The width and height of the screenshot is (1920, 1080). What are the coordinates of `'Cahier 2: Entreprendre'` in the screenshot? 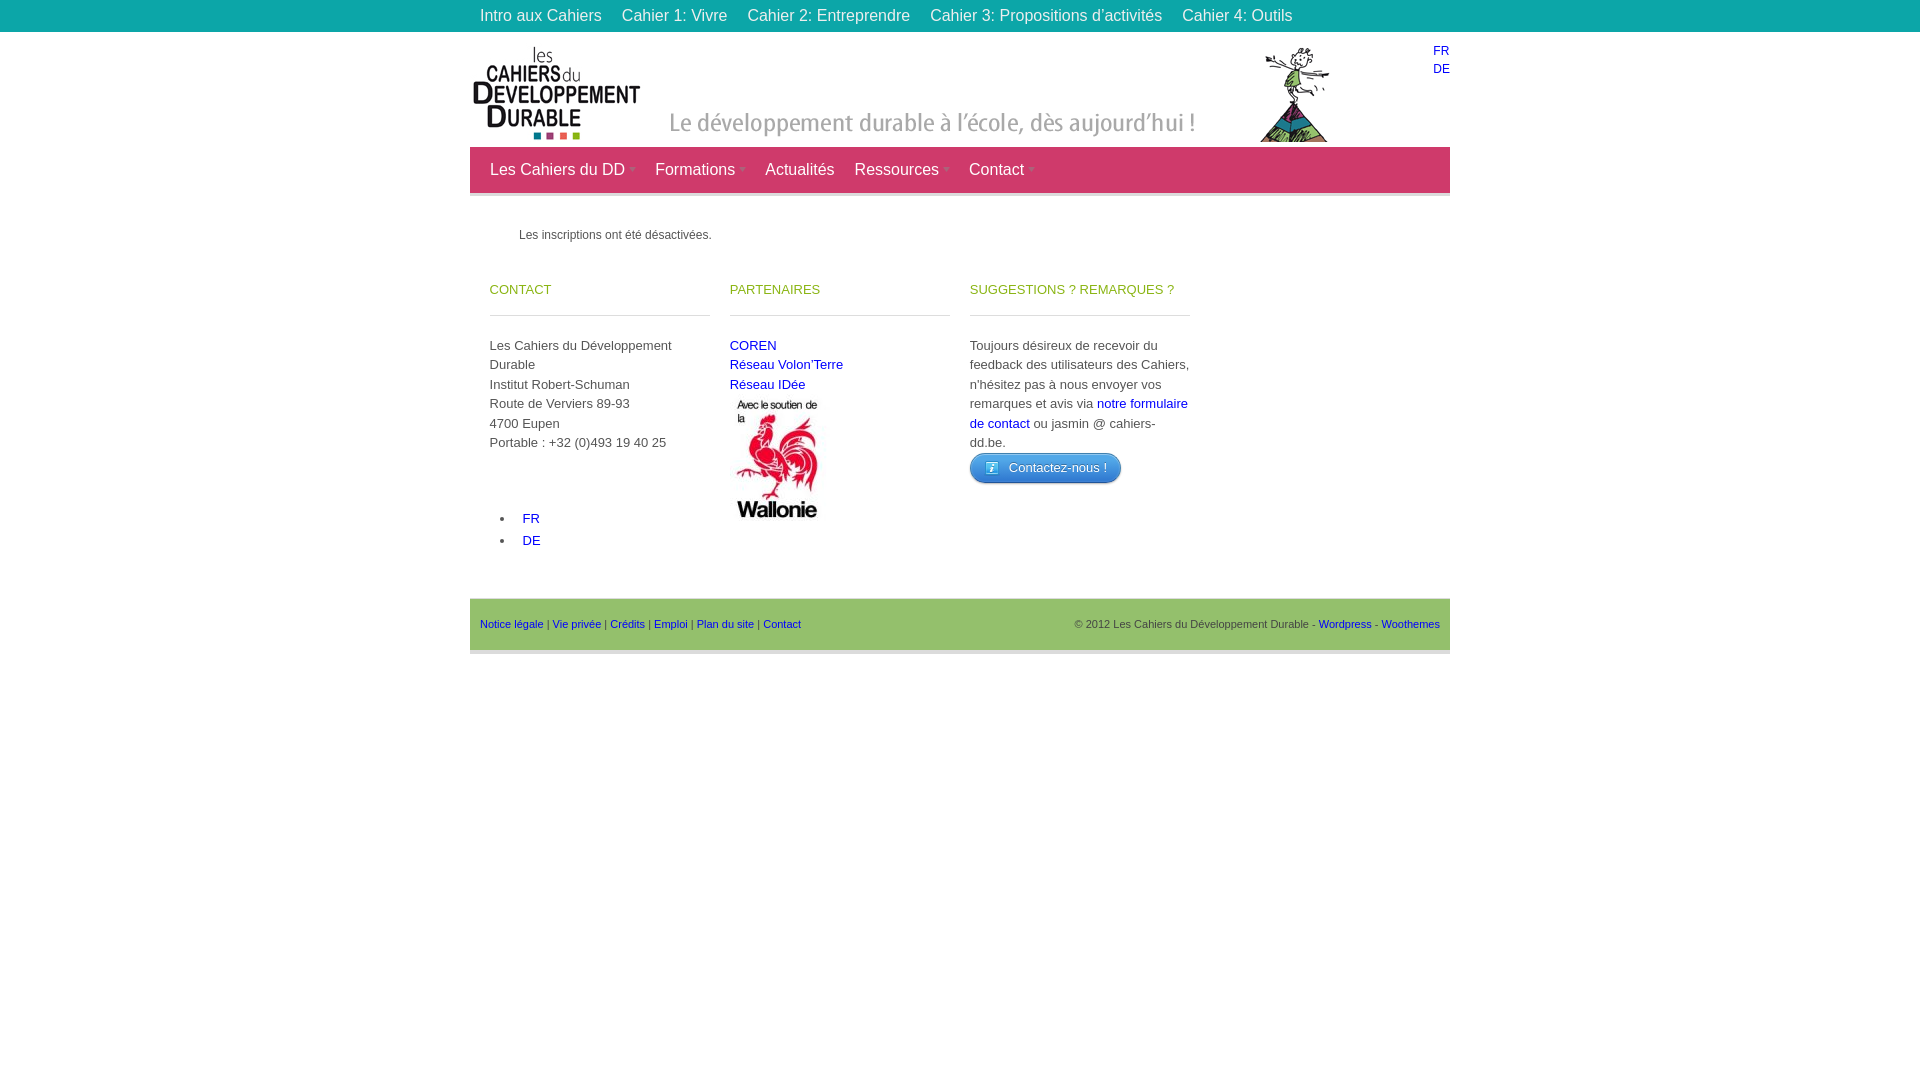 It's located at (828, 15).